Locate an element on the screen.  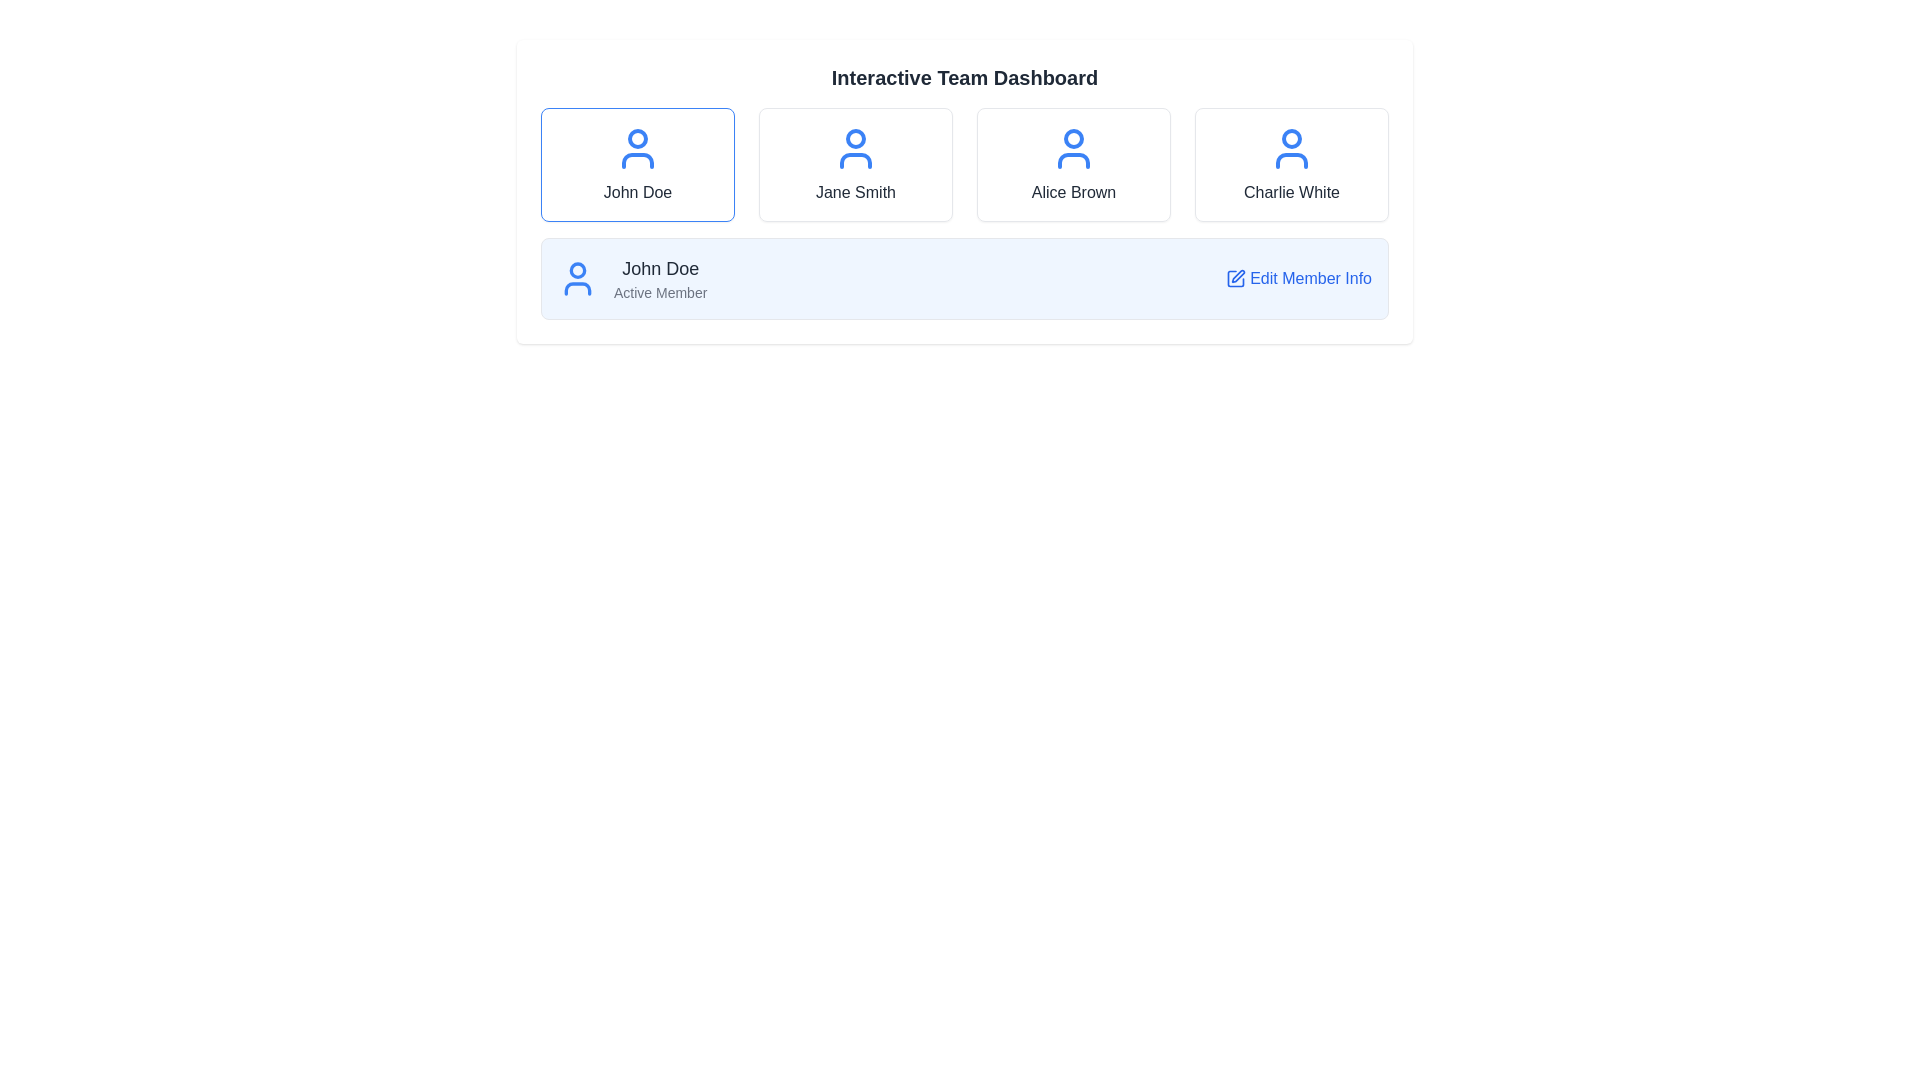
the status indicator text label located beneath 'John Doe' in the light blue rectangular section of the main dashboard is located at coordinates (660, 293).